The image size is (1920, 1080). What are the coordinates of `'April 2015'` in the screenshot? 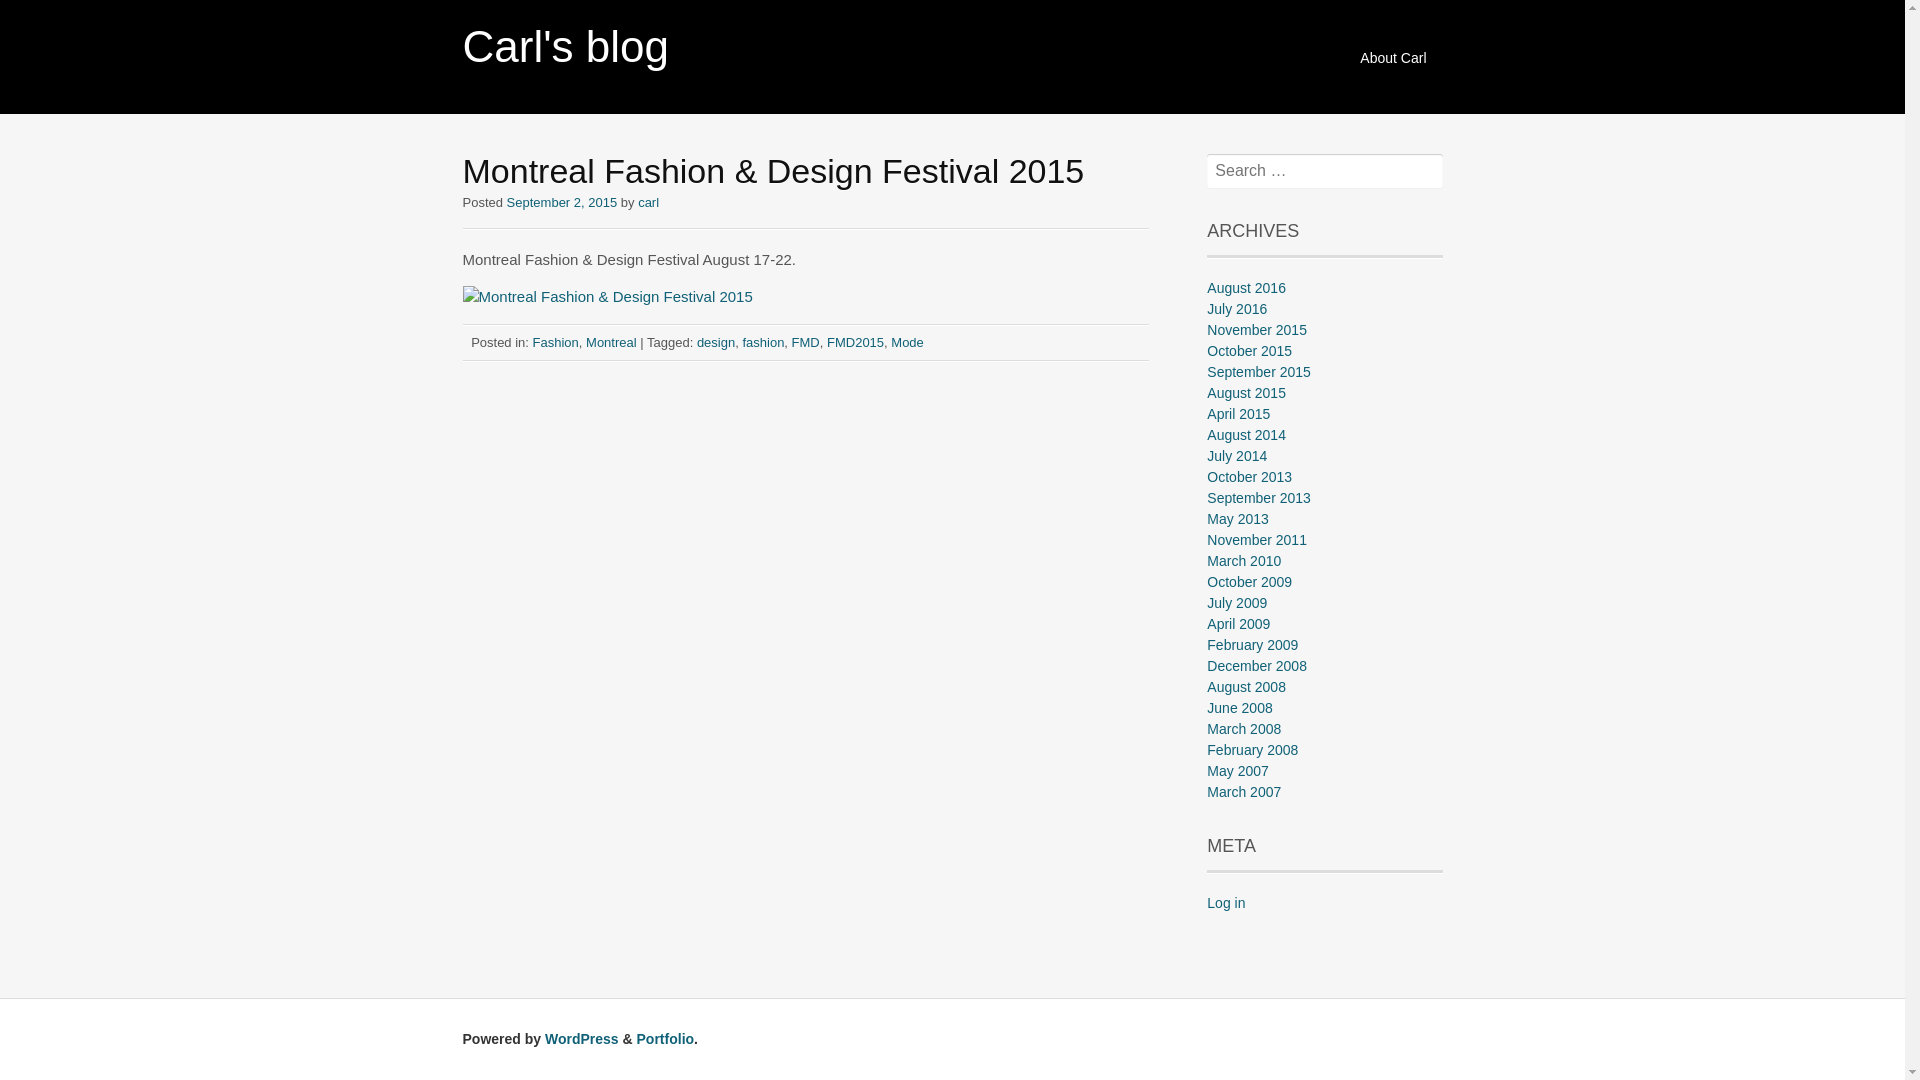 It's located at (1237, 412).